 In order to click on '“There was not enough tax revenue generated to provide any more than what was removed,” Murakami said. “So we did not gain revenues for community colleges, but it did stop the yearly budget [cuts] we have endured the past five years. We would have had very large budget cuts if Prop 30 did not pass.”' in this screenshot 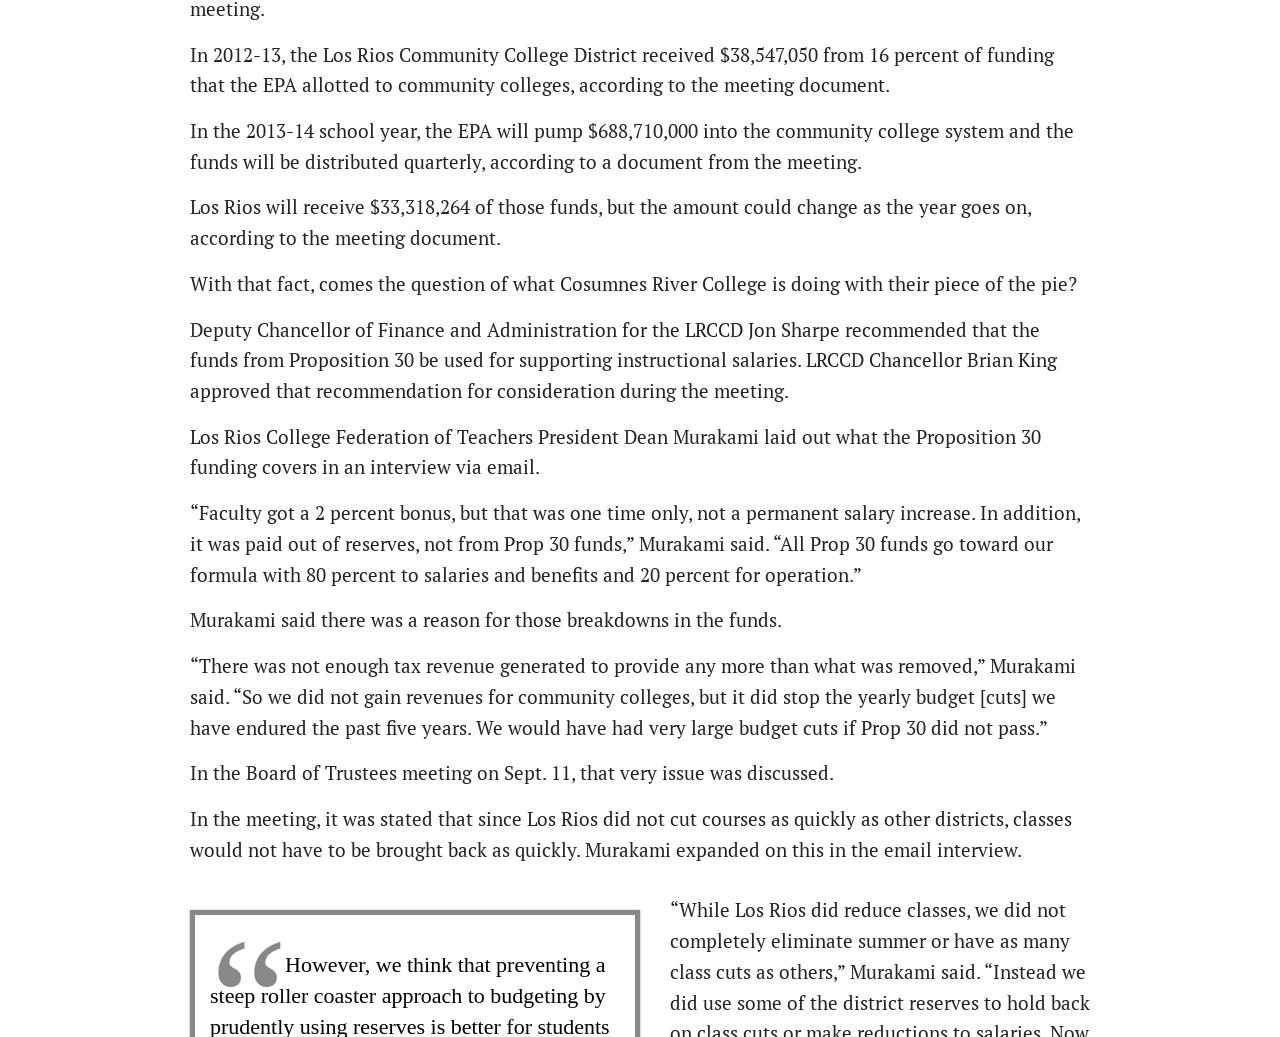, I will do `click(631, 696)`.